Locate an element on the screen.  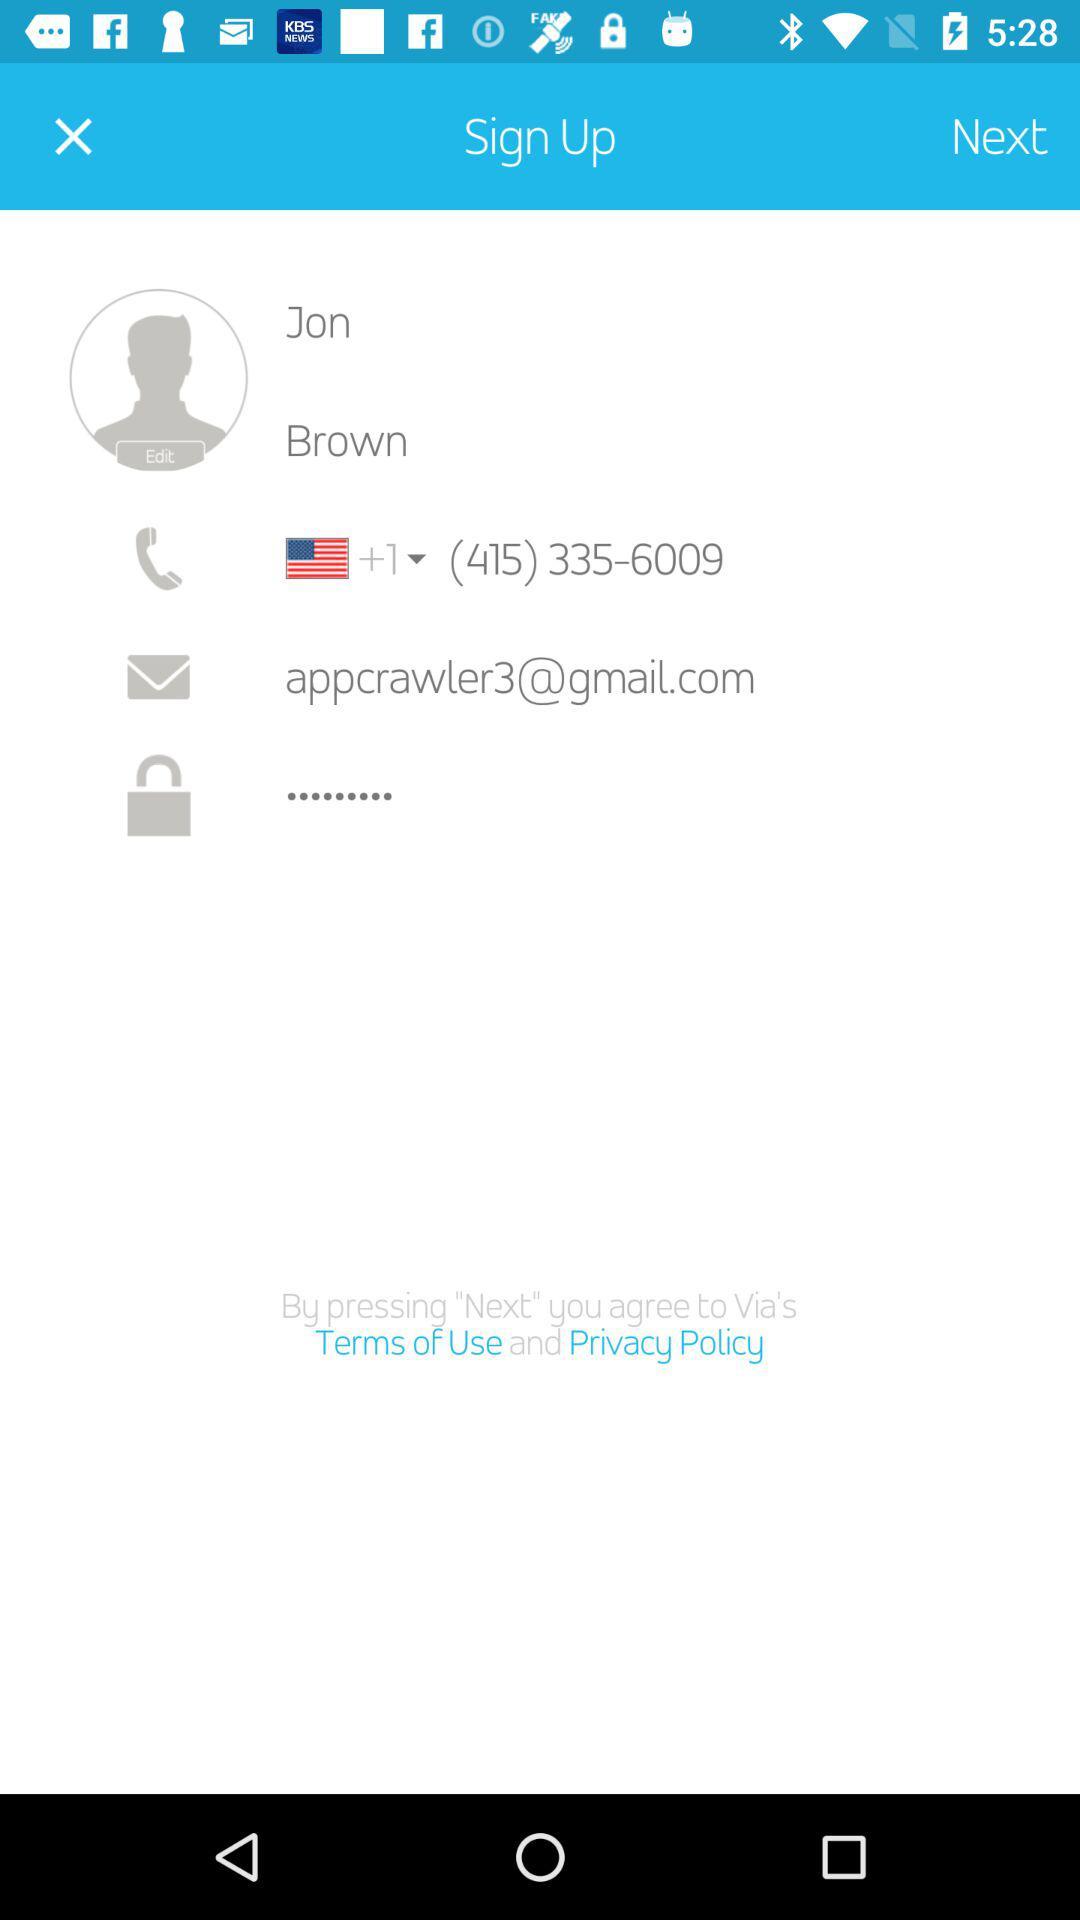
edit the profile image is located at coordinates (157, 380).